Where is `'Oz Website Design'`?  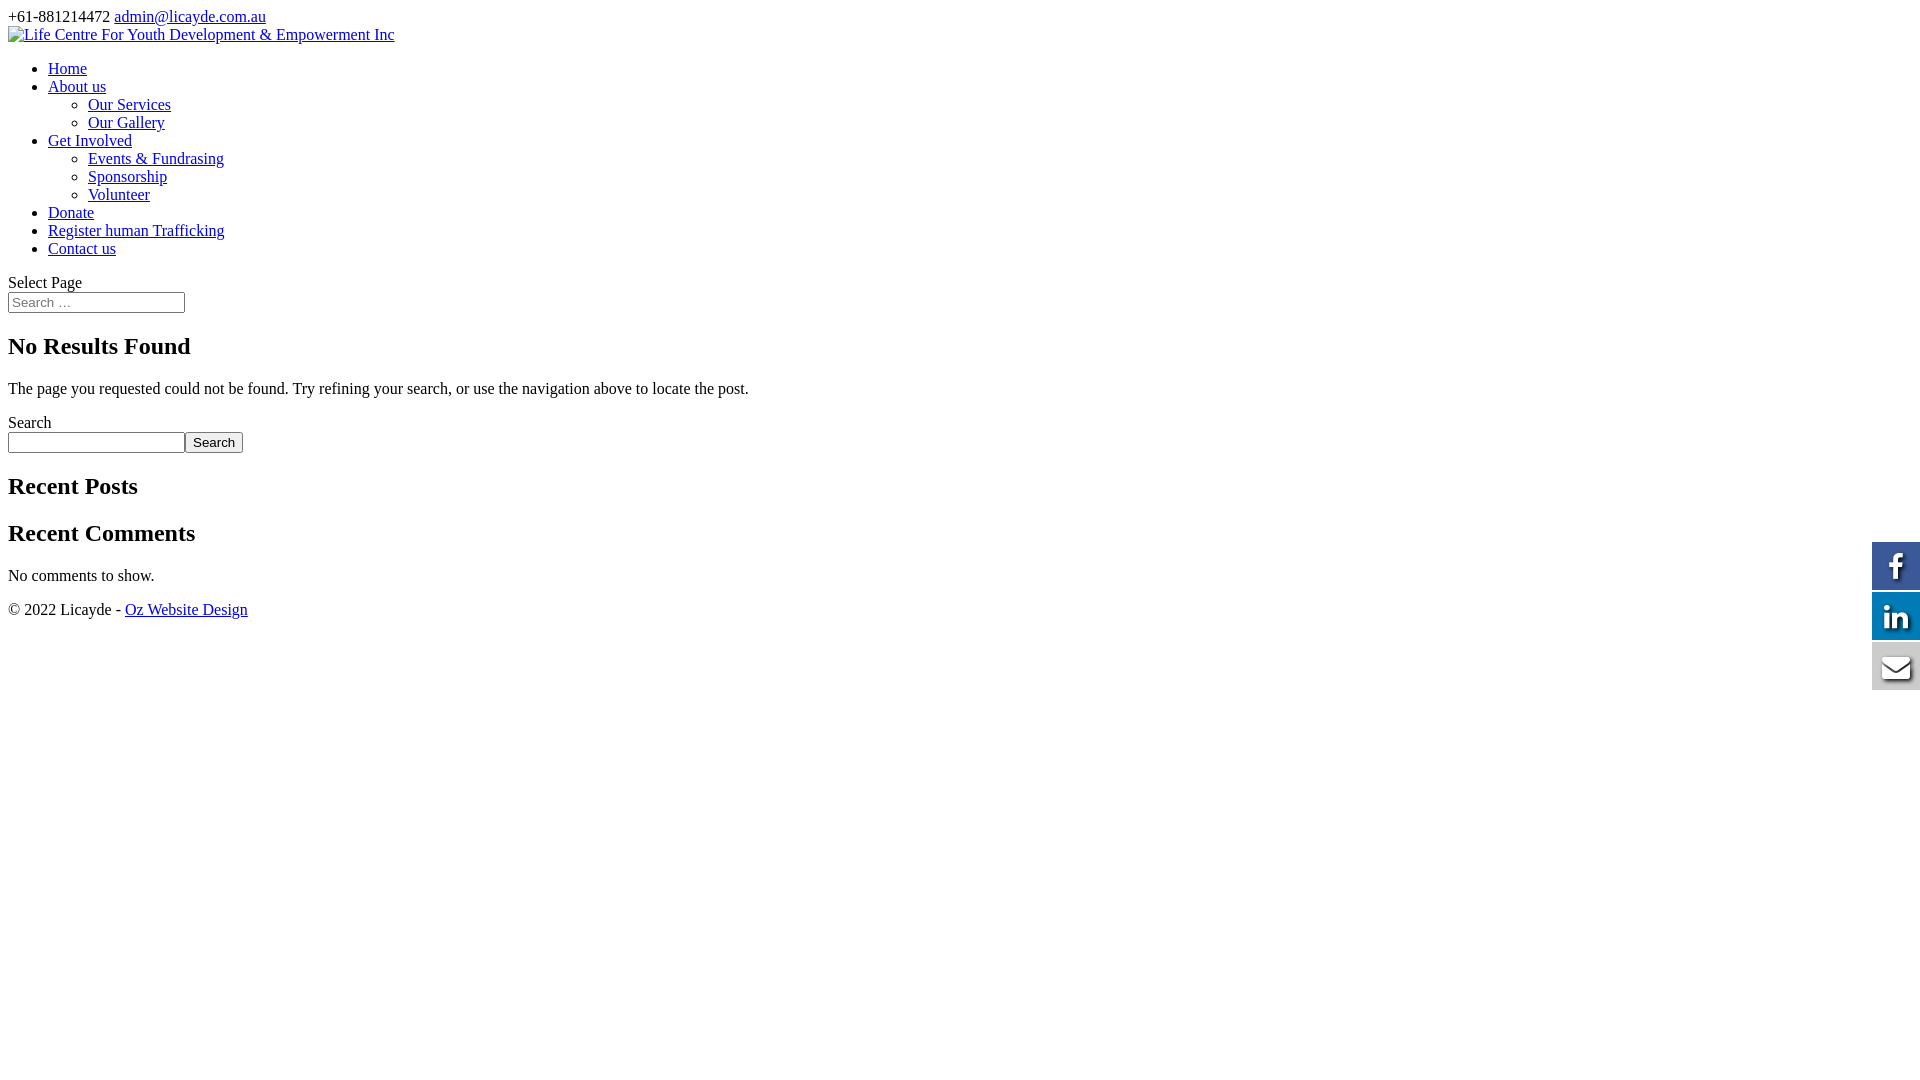
'Oz Website Design' is located at coordinates (186, 608).